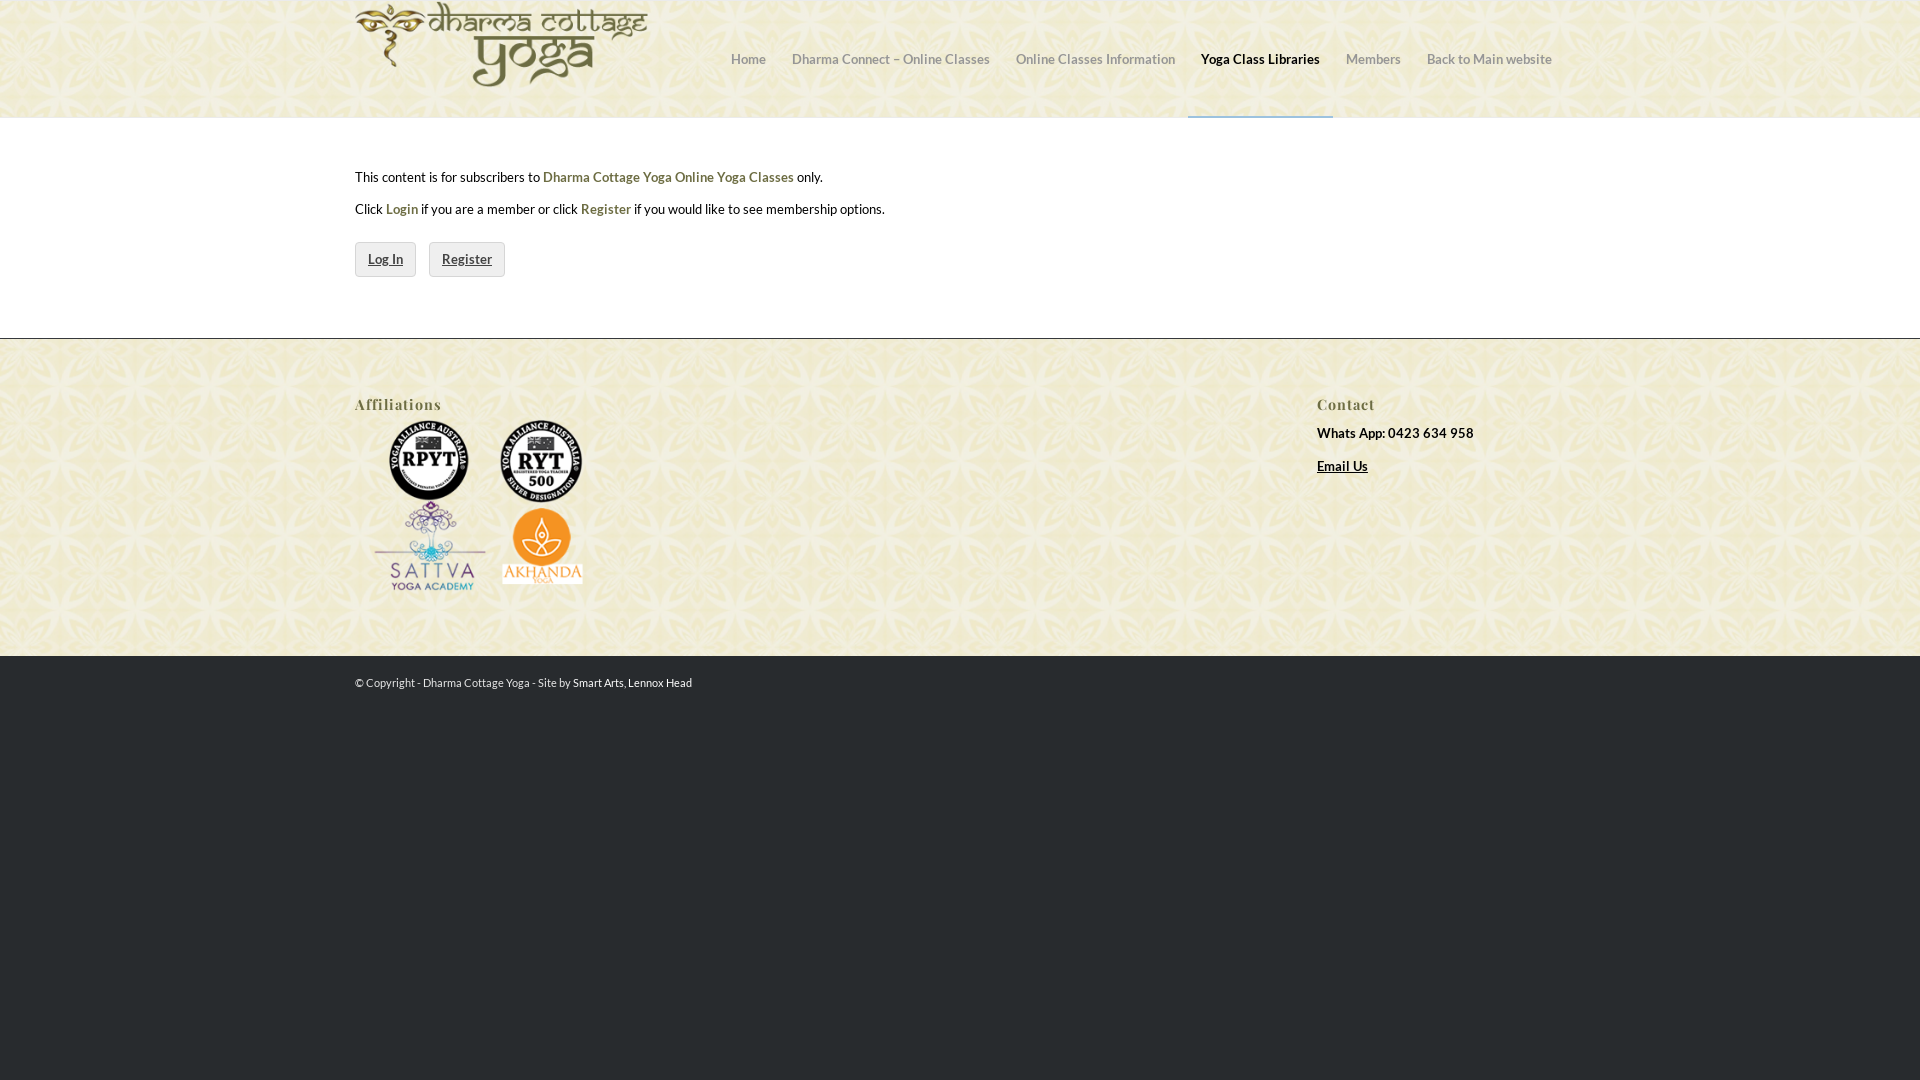  What do you see at coordinates (1372, 57) in the screenshot?
I see `'Members'` at bounding box center [1372, 57].